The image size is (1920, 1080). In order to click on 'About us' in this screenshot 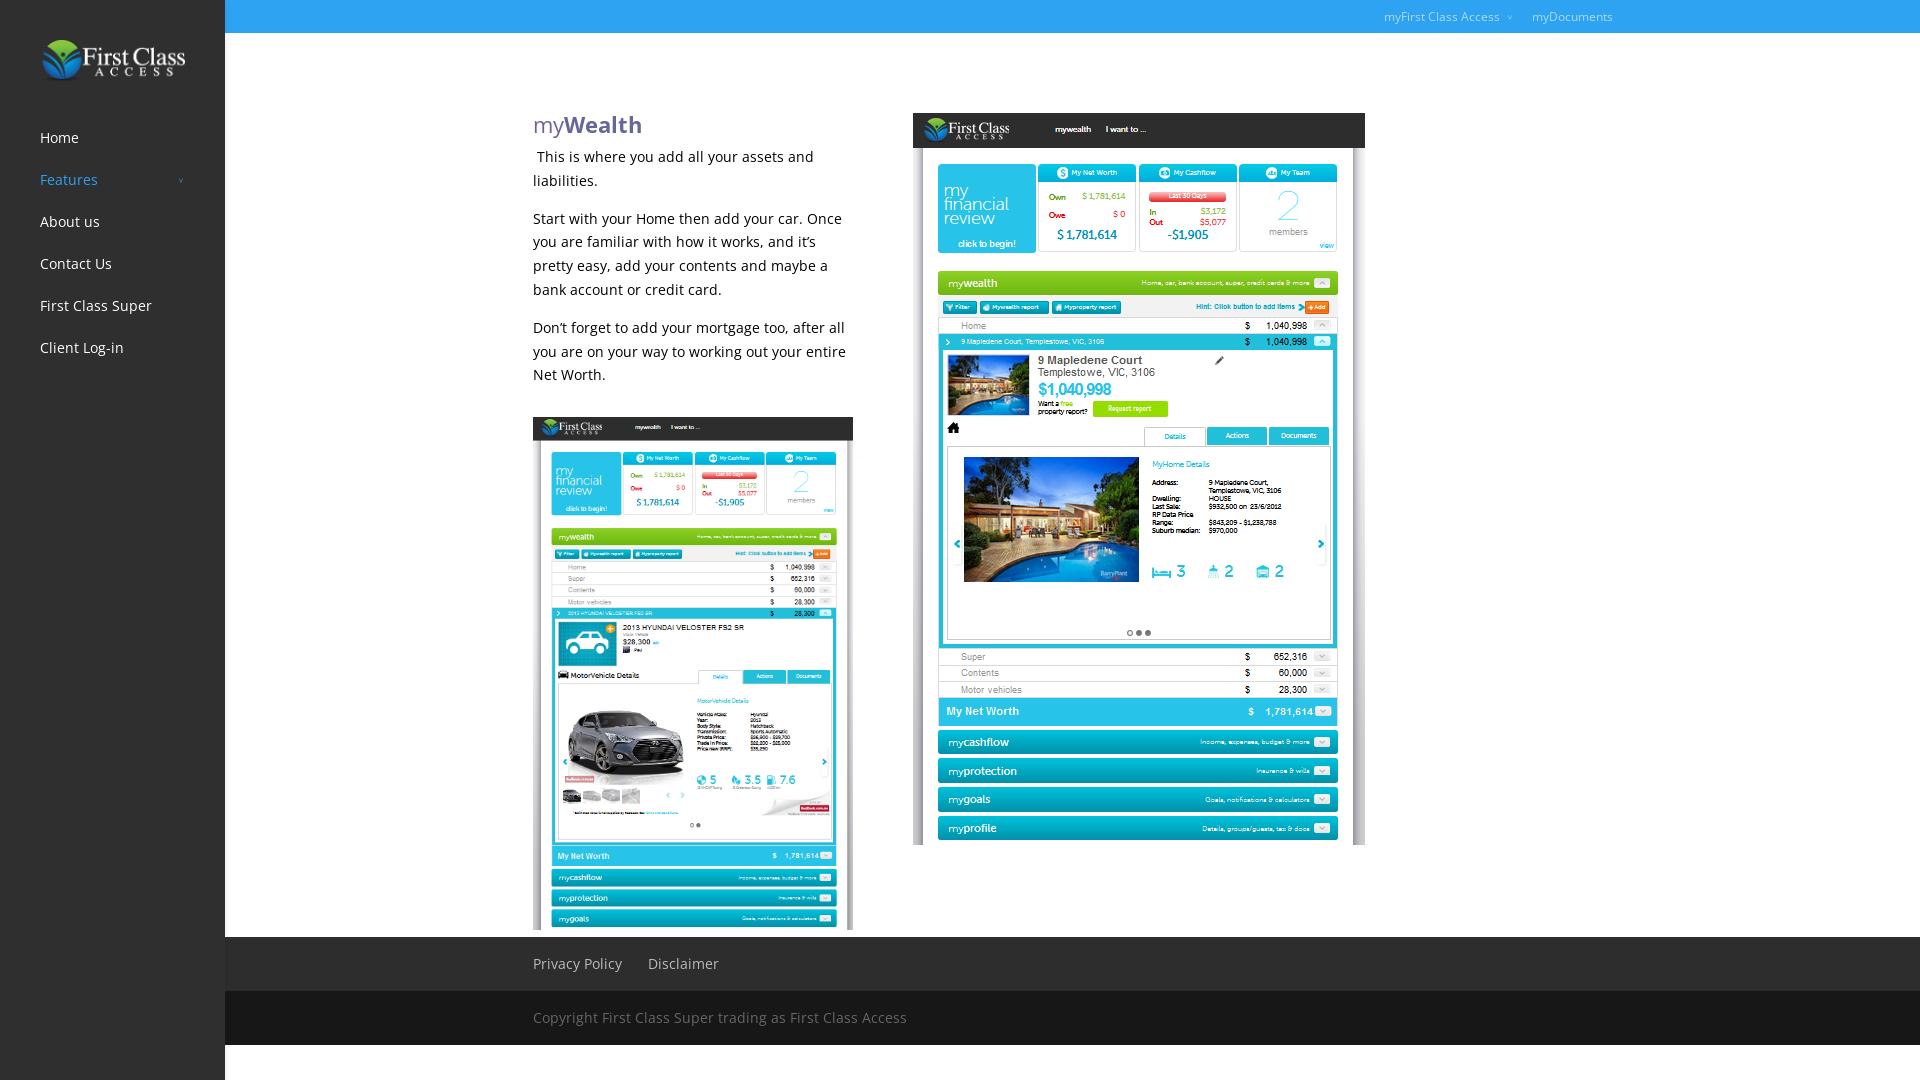, I will do `click(131, 230)`.